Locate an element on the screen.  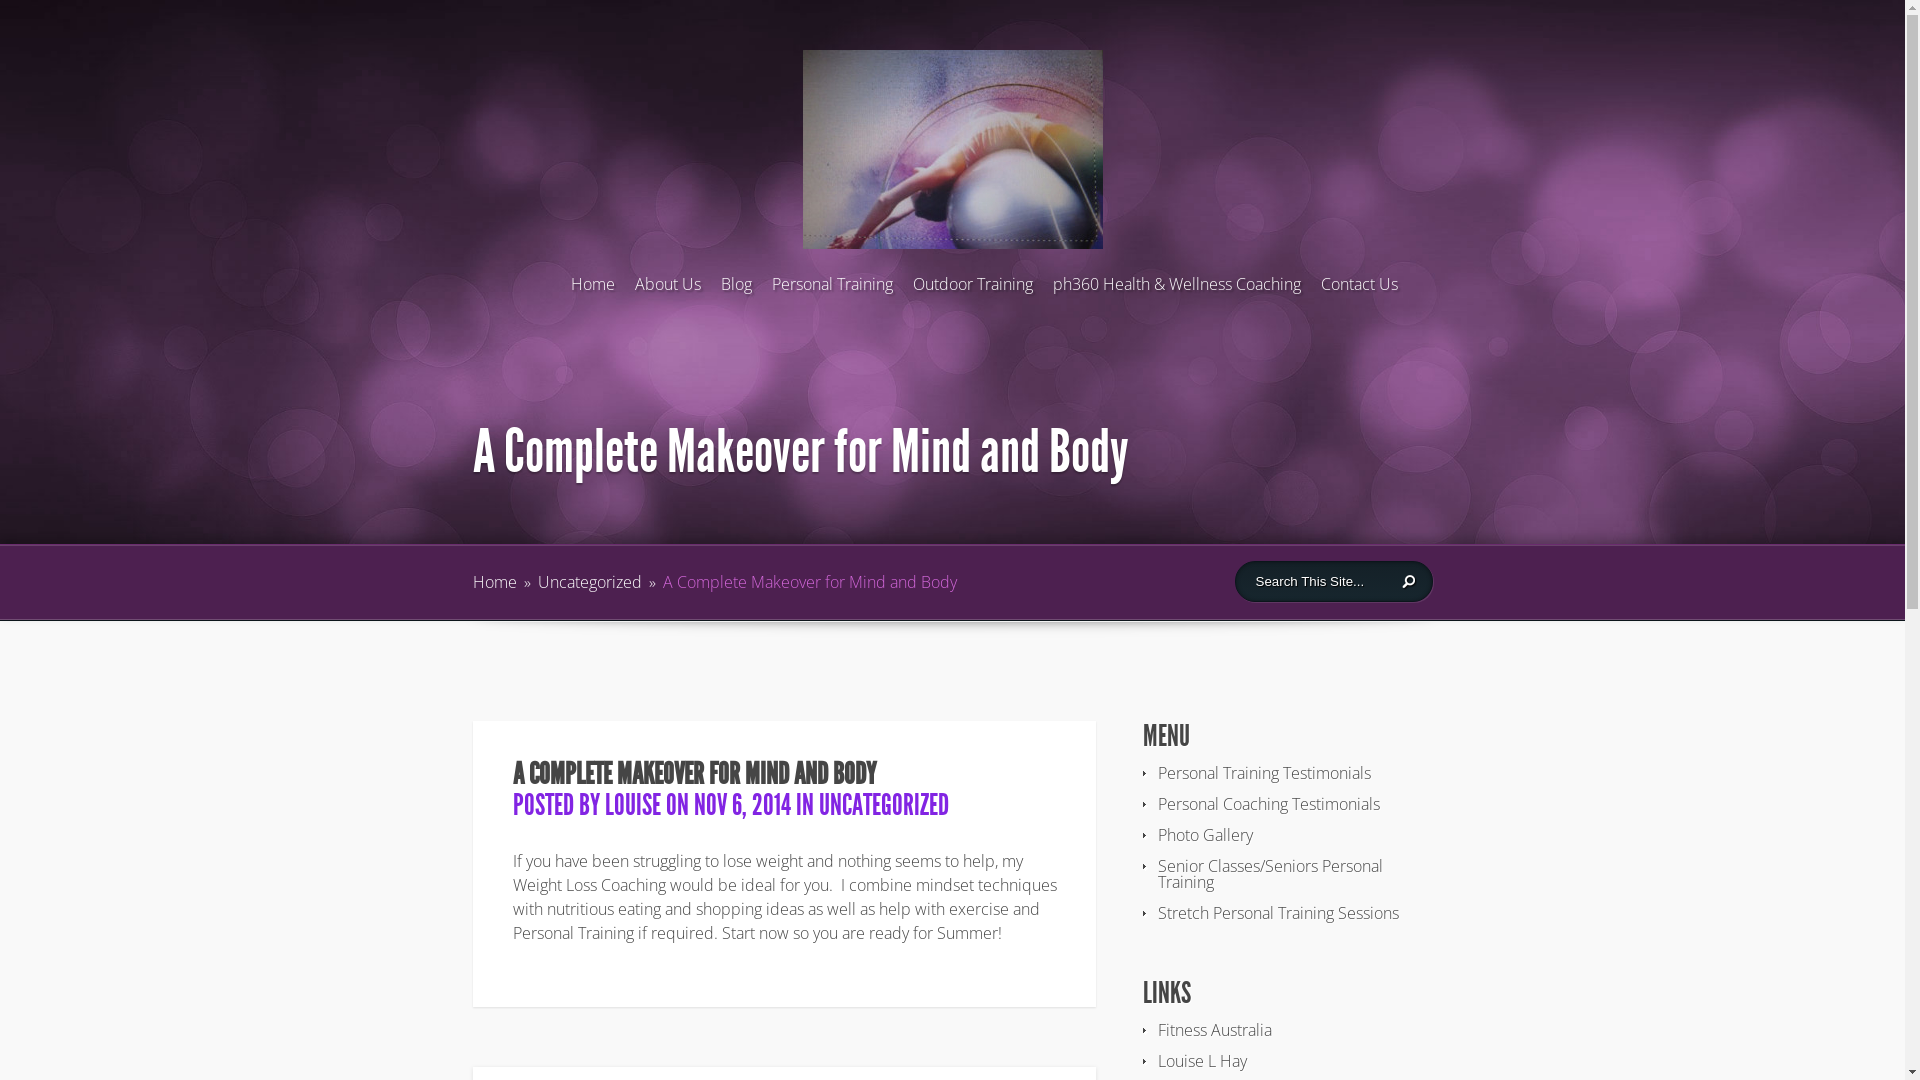
'Stretch Personal Training Sessions' is located at coordinates (1277, 913).